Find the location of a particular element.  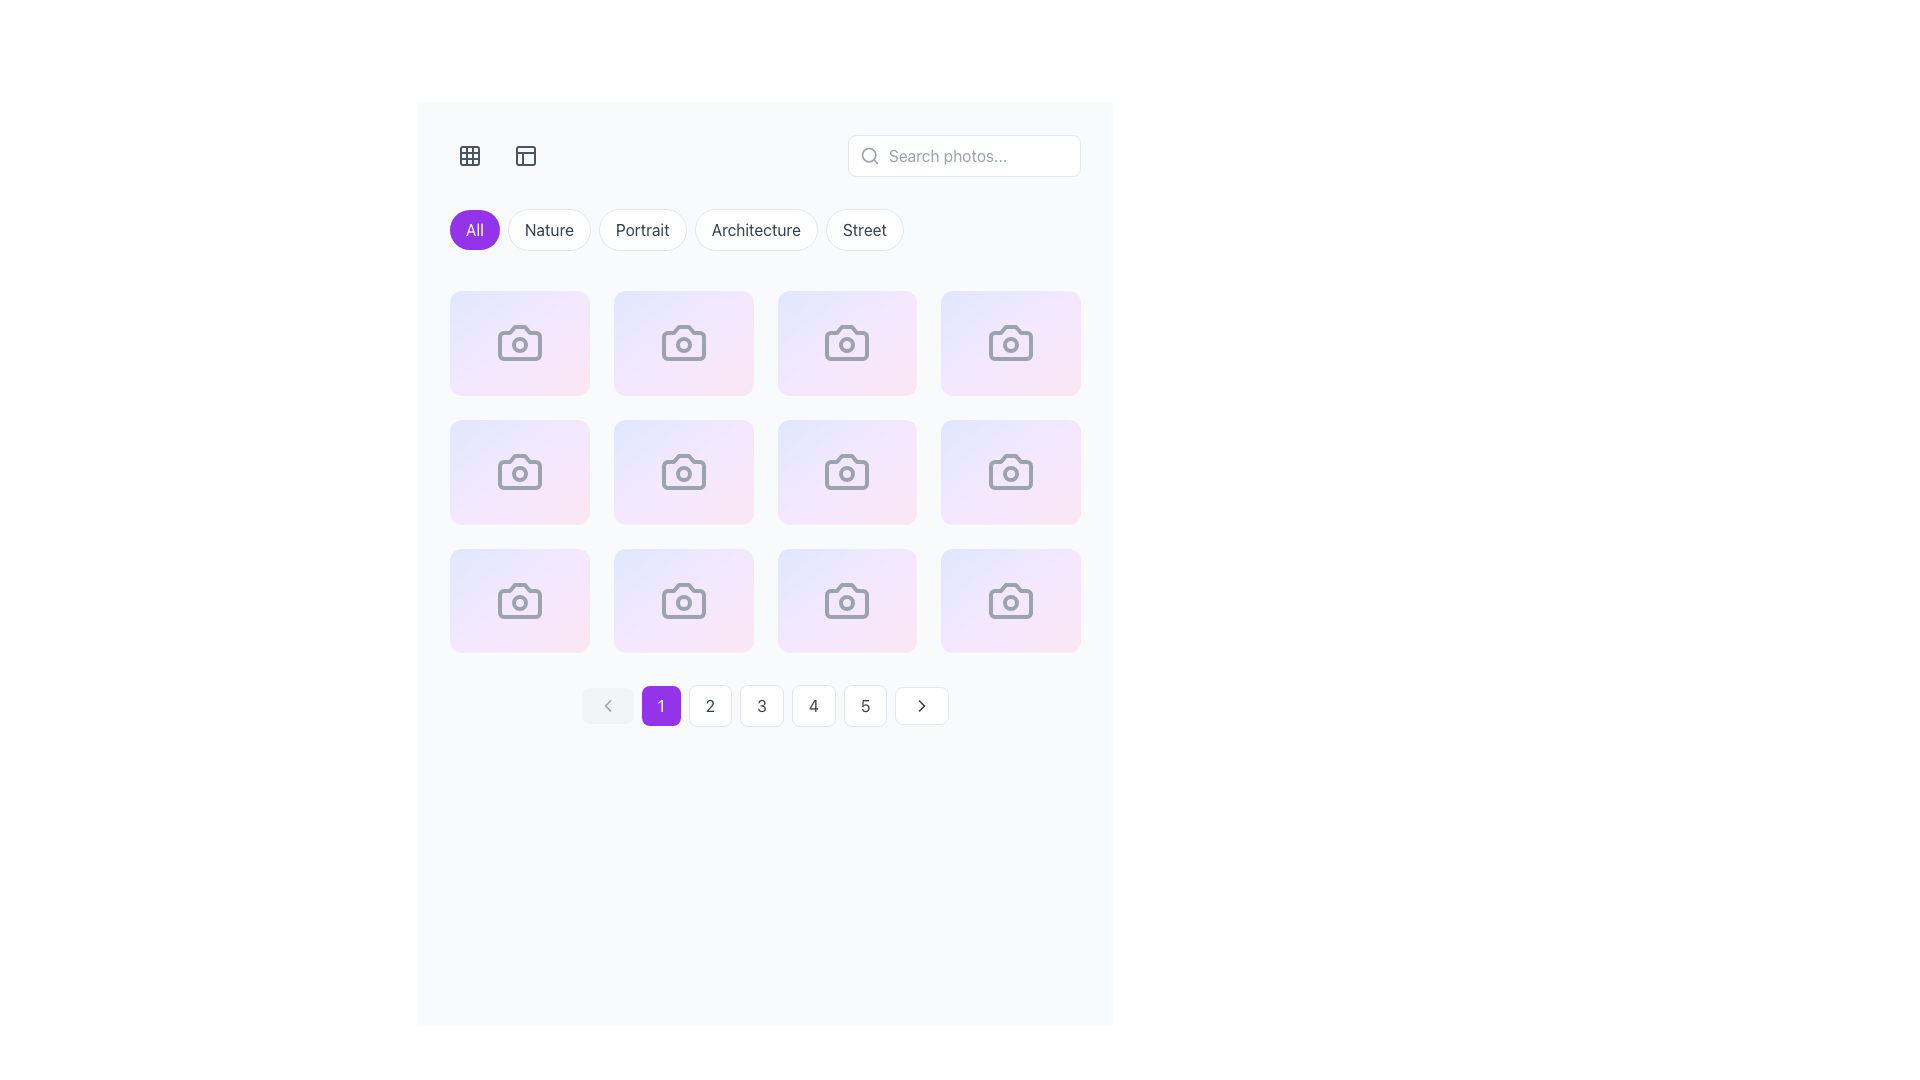

the 'like' or 'favorite' button located in the bottom-right corner of the grid layout, which is the first element in a set of action buttons is located at coordinates (974, 619).